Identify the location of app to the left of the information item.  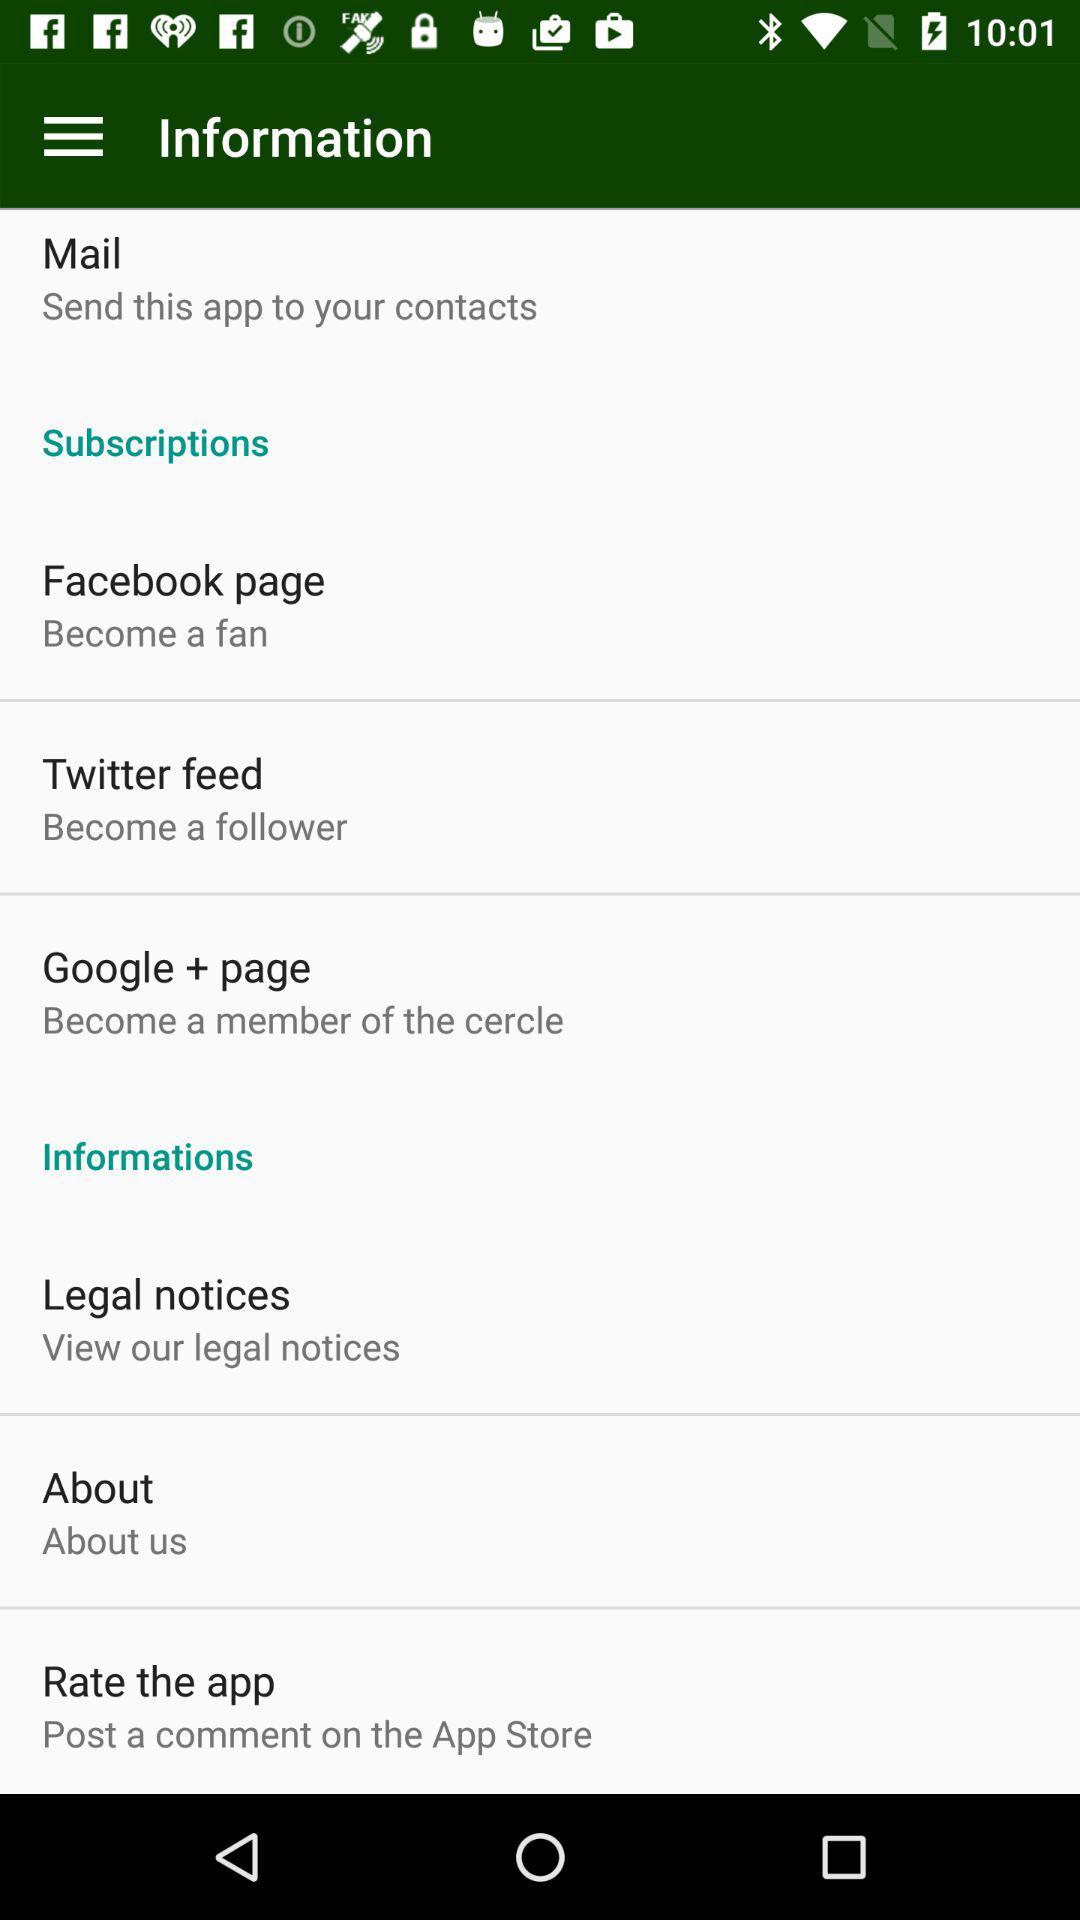
(72, 135).